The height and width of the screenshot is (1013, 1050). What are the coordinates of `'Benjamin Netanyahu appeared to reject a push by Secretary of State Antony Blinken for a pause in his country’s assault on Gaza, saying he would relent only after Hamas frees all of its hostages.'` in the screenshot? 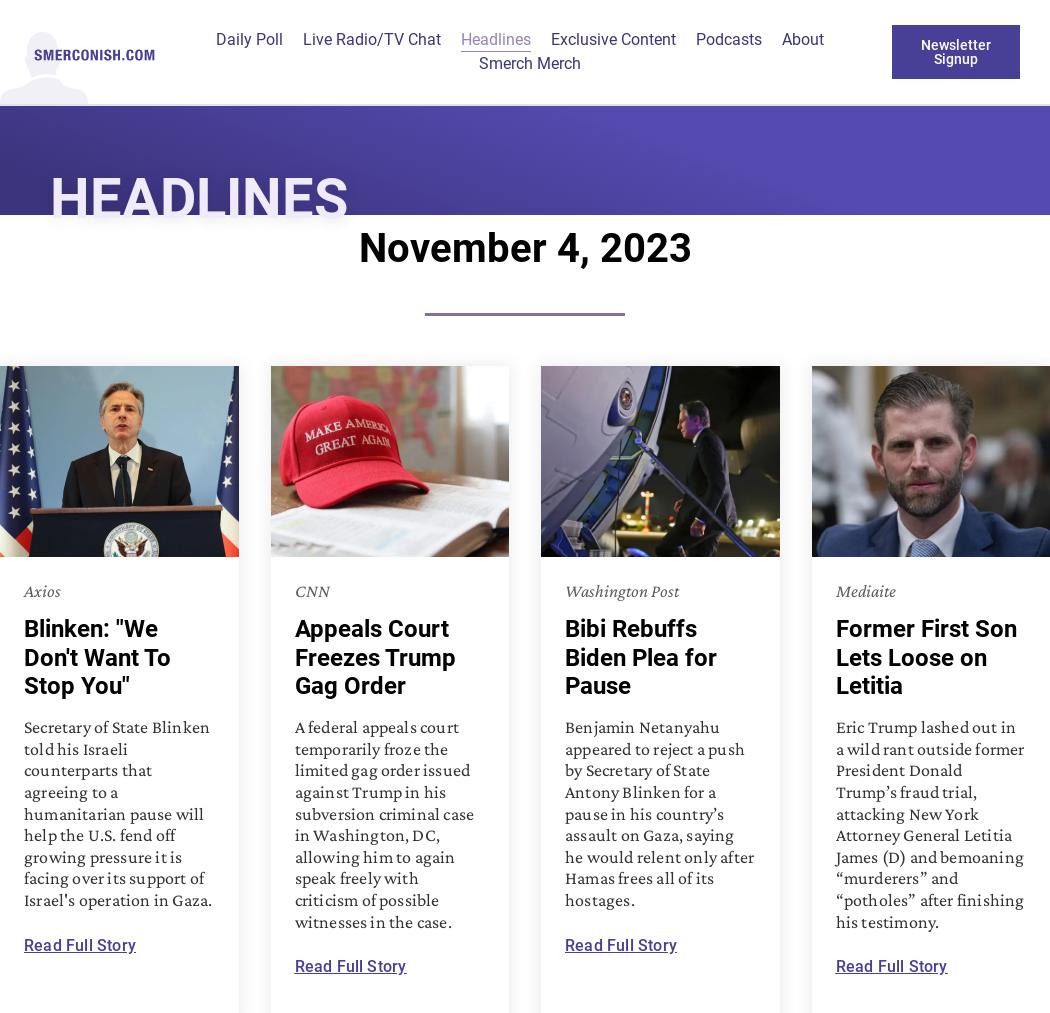 It's located at (658, 812).